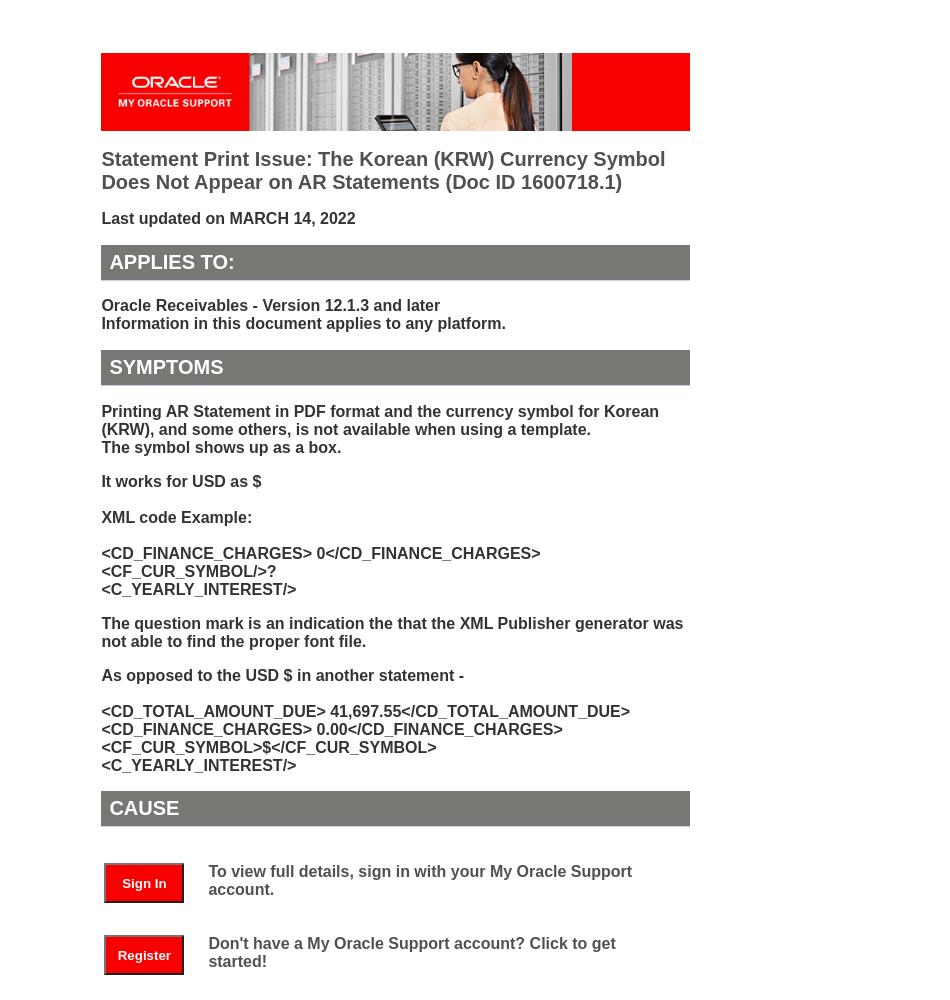 This screenshot has height=1000, width=950. I want to click on 'XML code Example:', so click(176, 516).